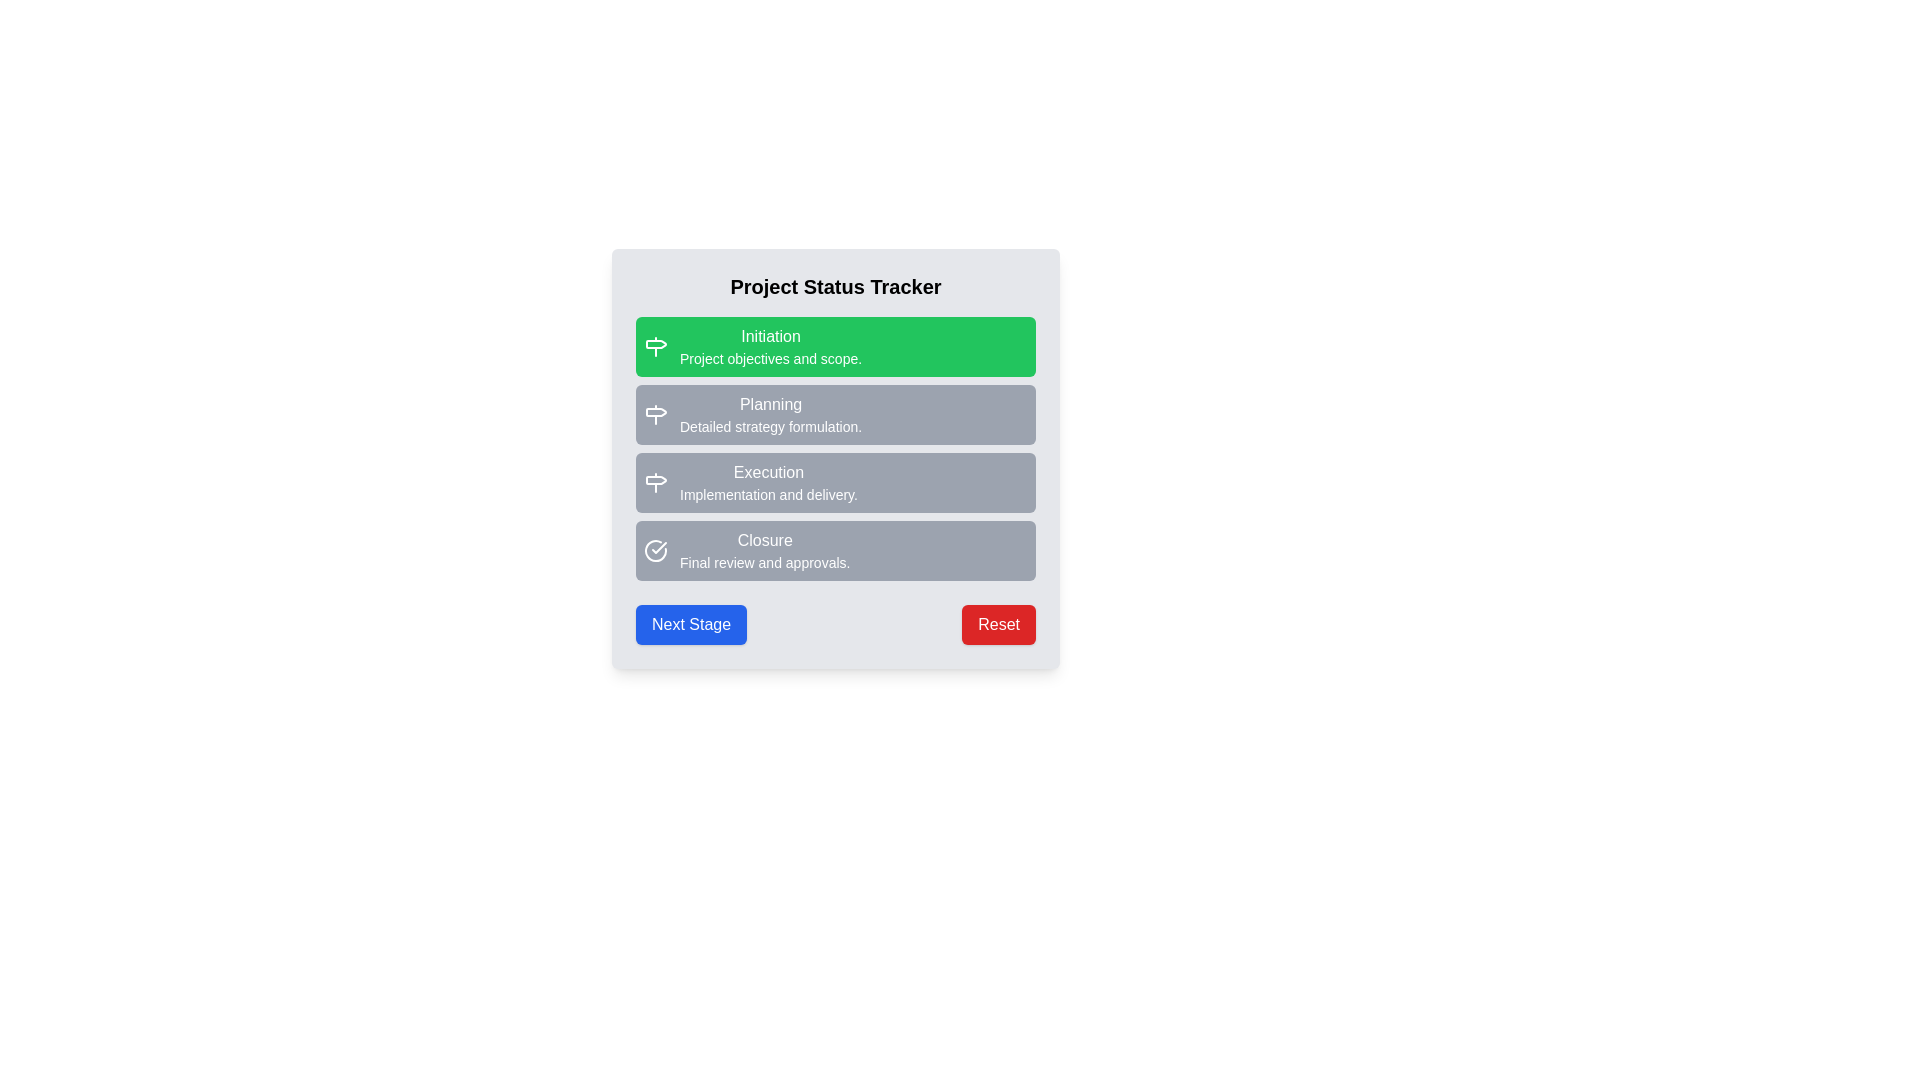 This screenshot has width=1920, height=1080. Describe the element at coordinates (770, 357) in the screenshot. I see `the text label reading 'Project objectives and scope.' which is styled in a small font and positioned below the heading 'Initiation' within a green background rectangle` at that location.